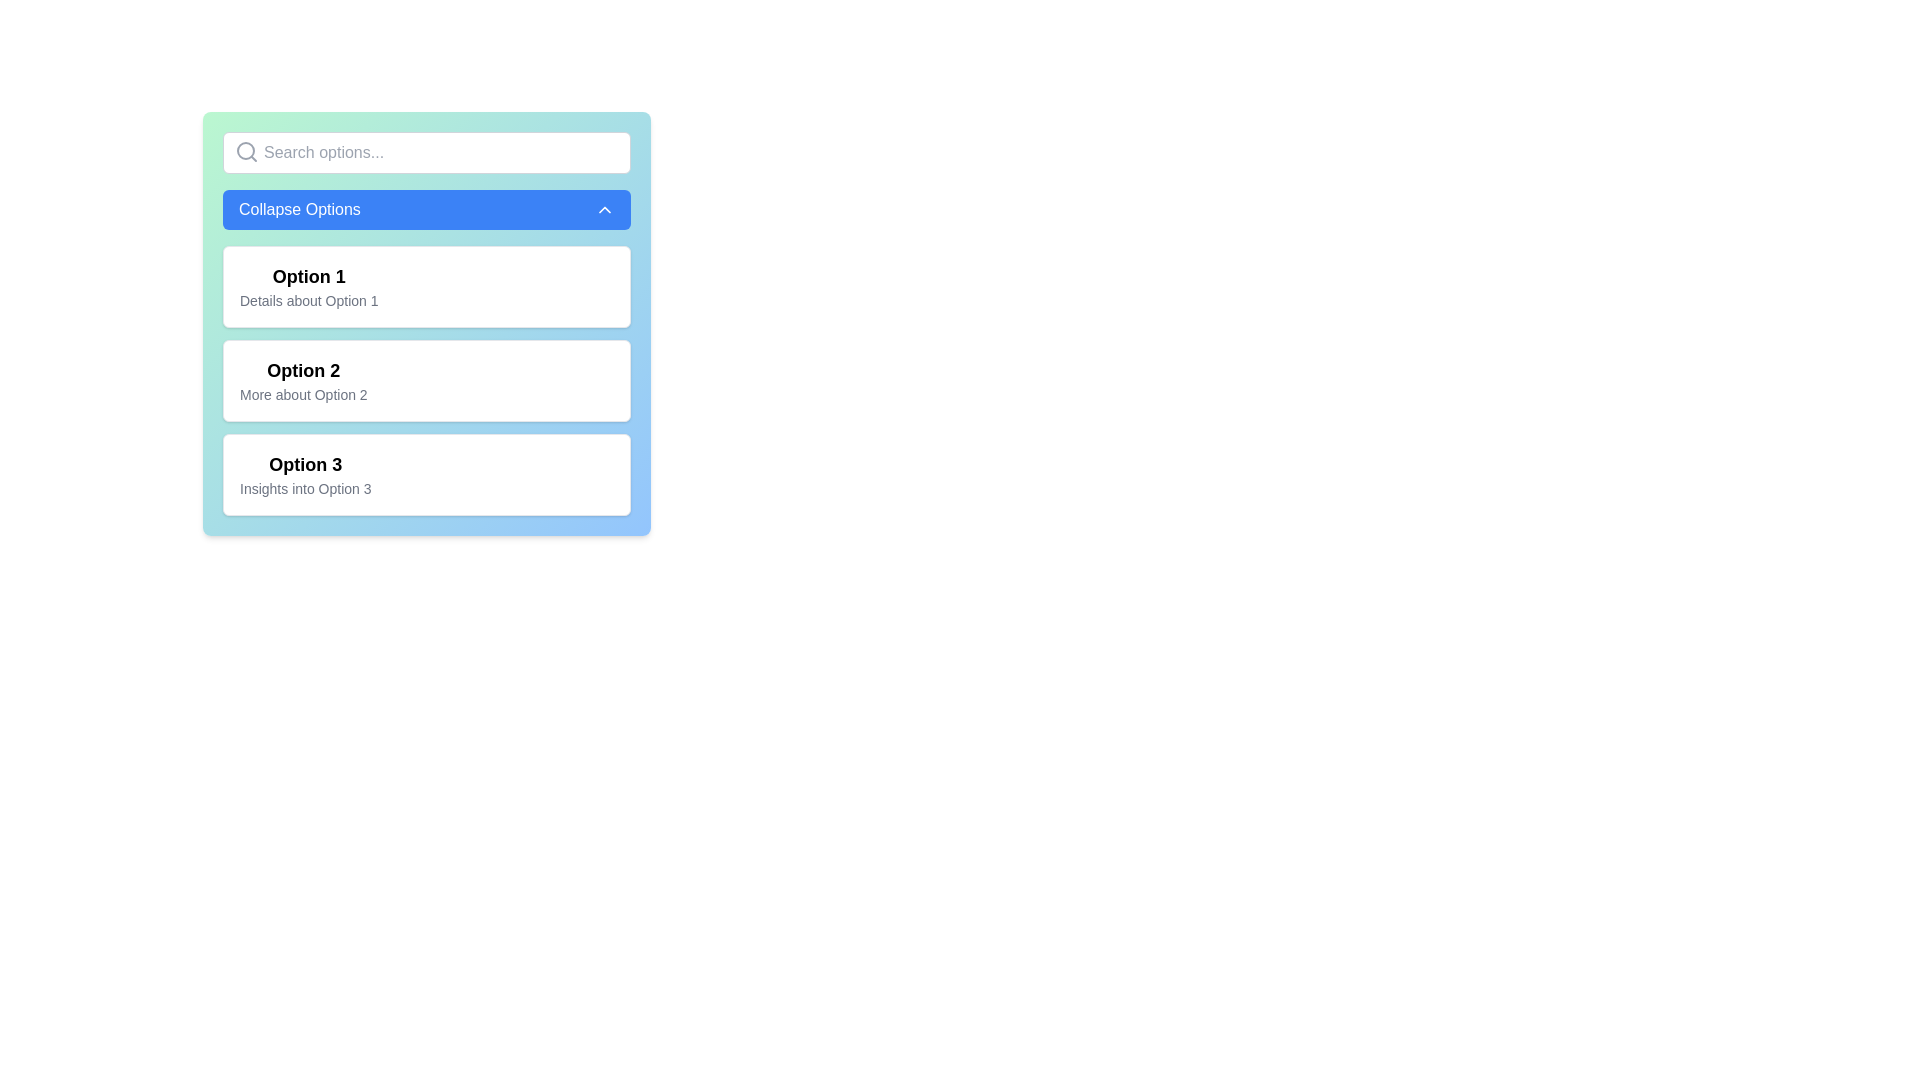  I want to click on the List item labeled 'Option 2', which is the middle selectable item in a vertical list of three options, to allow for interaction or selection, so click(426, 381).